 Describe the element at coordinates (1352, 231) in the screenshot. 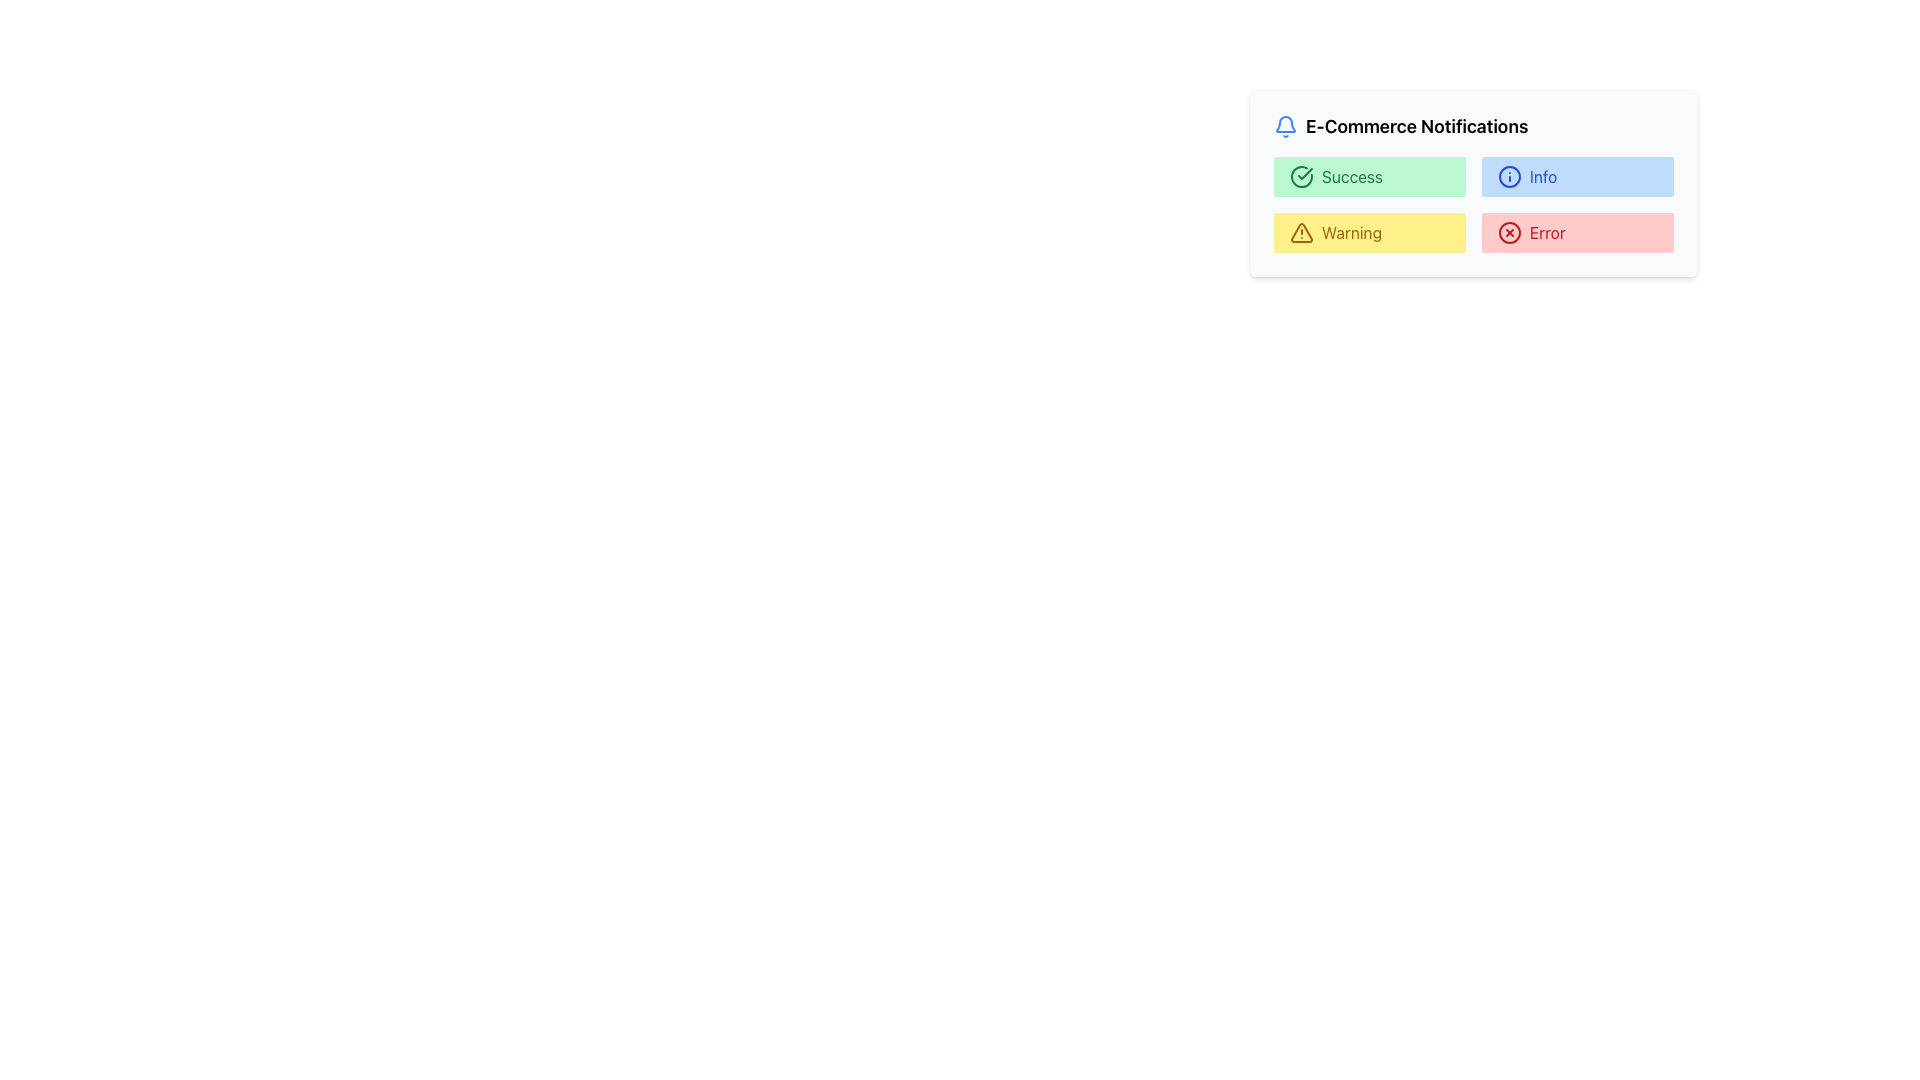

I see `warning text labeled 'Warning' located to the right of the triangle icon within the warning notification` at that location.